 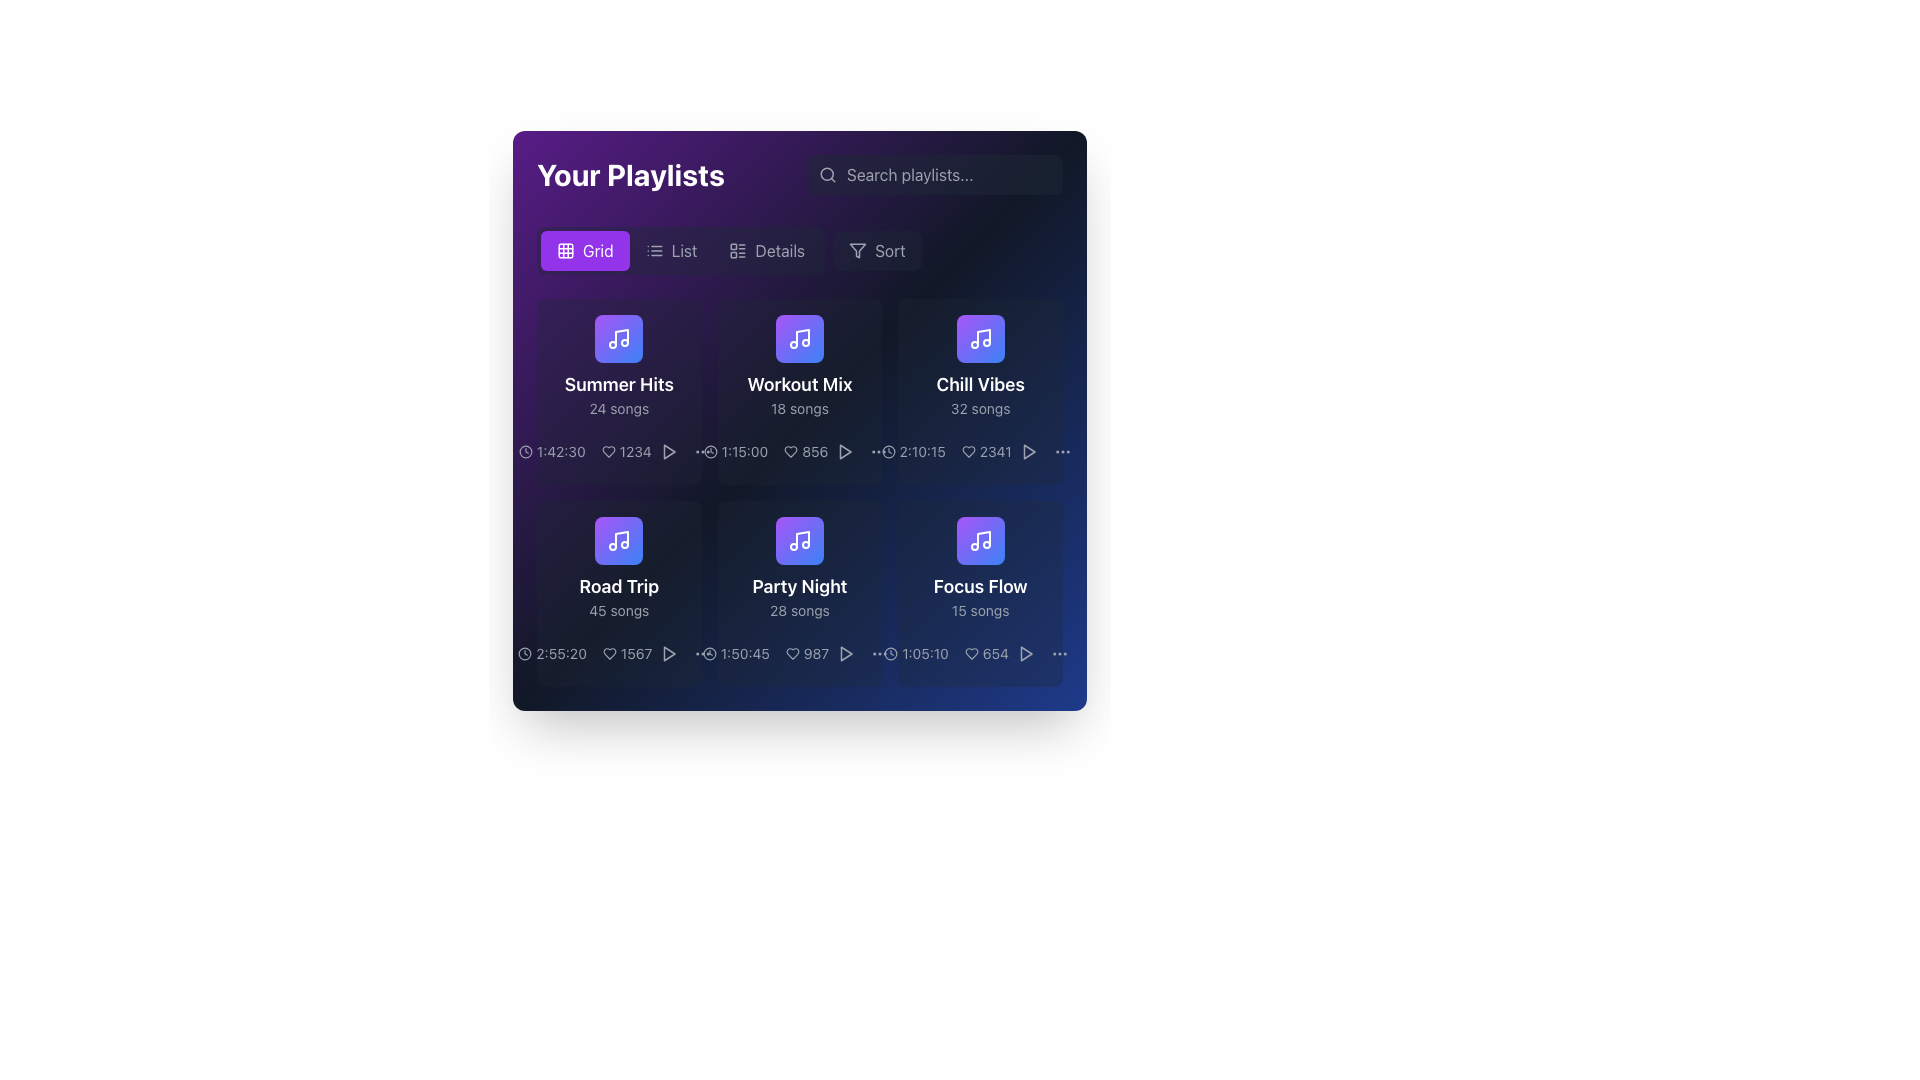 What do you see at coordinates (858, 249) in the screenshot?
I see `the filter icon which is a funnel-shaped graphic located before the 'Sort' label in the top-right section of the interface` at bounding box center [858, 249].